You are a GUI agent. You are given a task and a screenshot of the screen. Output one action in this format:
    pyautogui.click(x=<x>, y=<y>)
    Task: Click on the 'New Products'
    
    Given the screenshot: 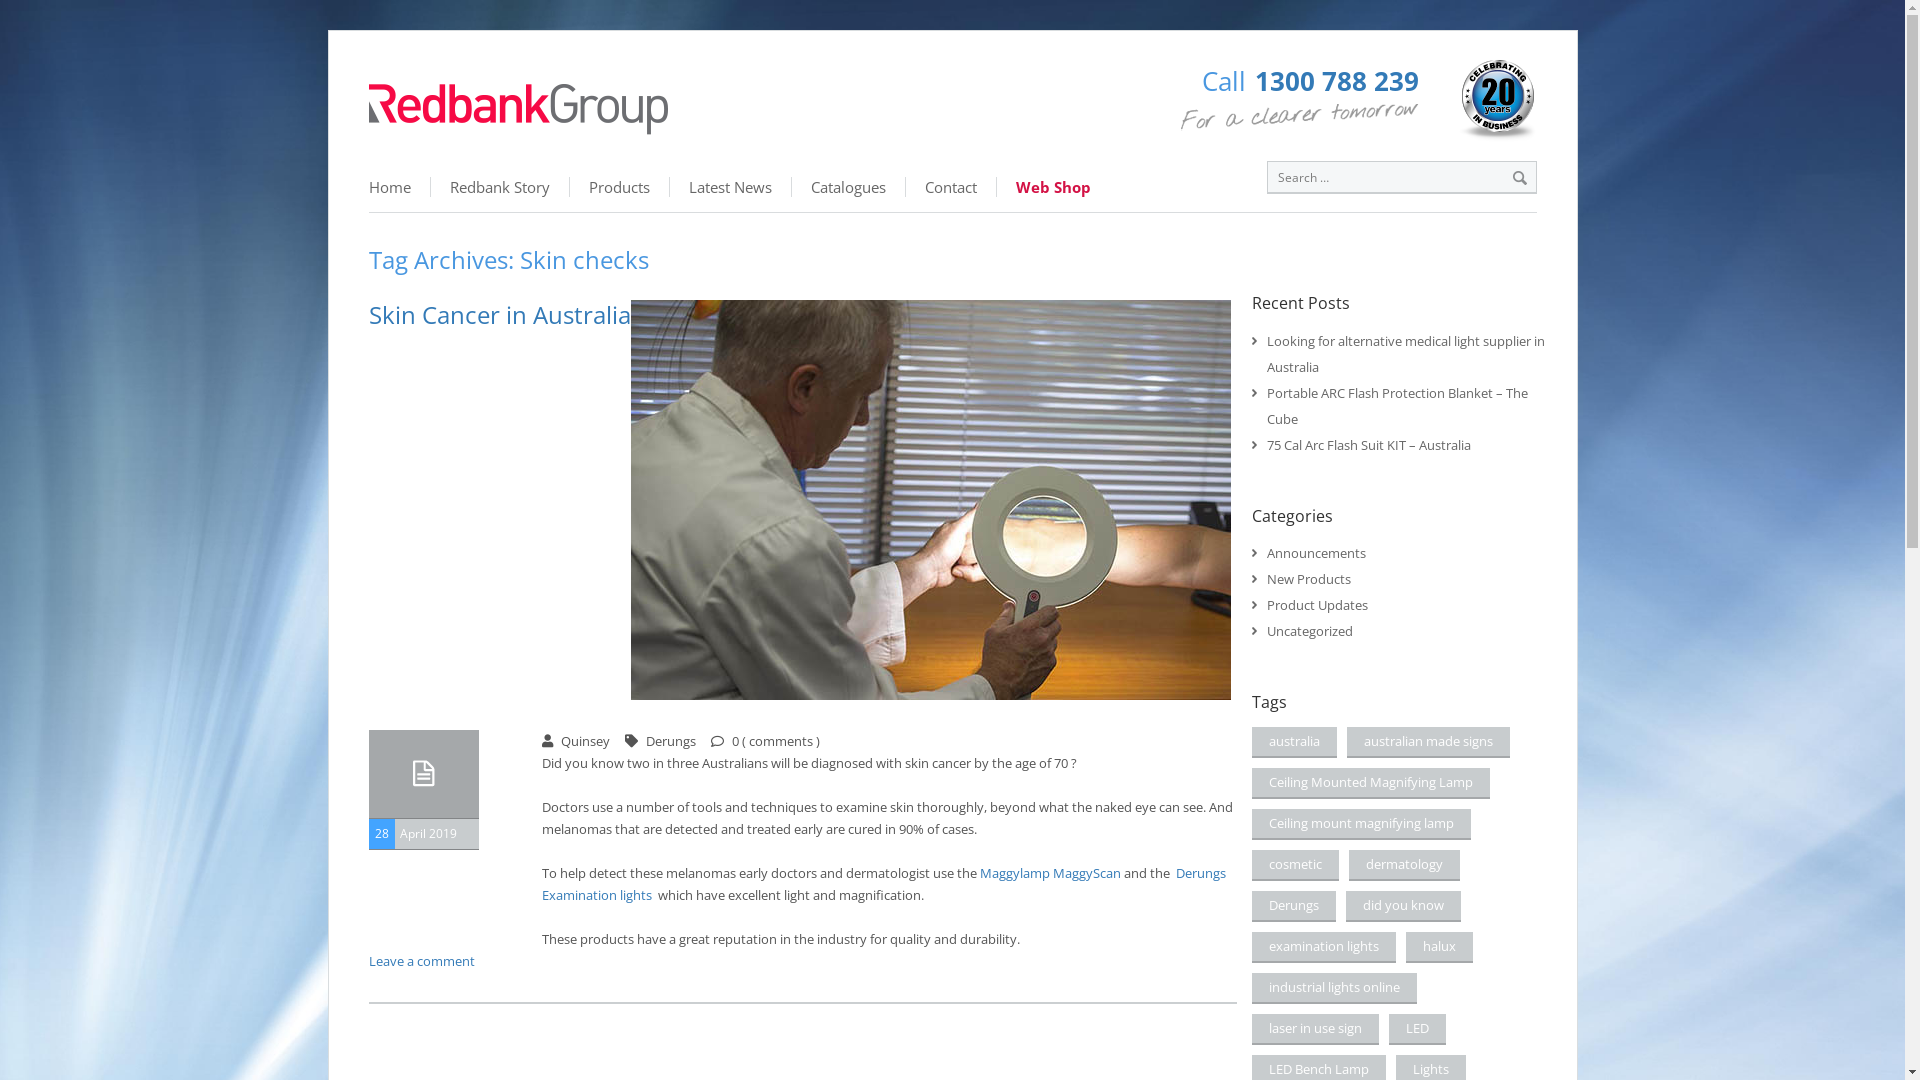 What is the action you would take?
    pyautogui.click(x=1309, y=578)
    